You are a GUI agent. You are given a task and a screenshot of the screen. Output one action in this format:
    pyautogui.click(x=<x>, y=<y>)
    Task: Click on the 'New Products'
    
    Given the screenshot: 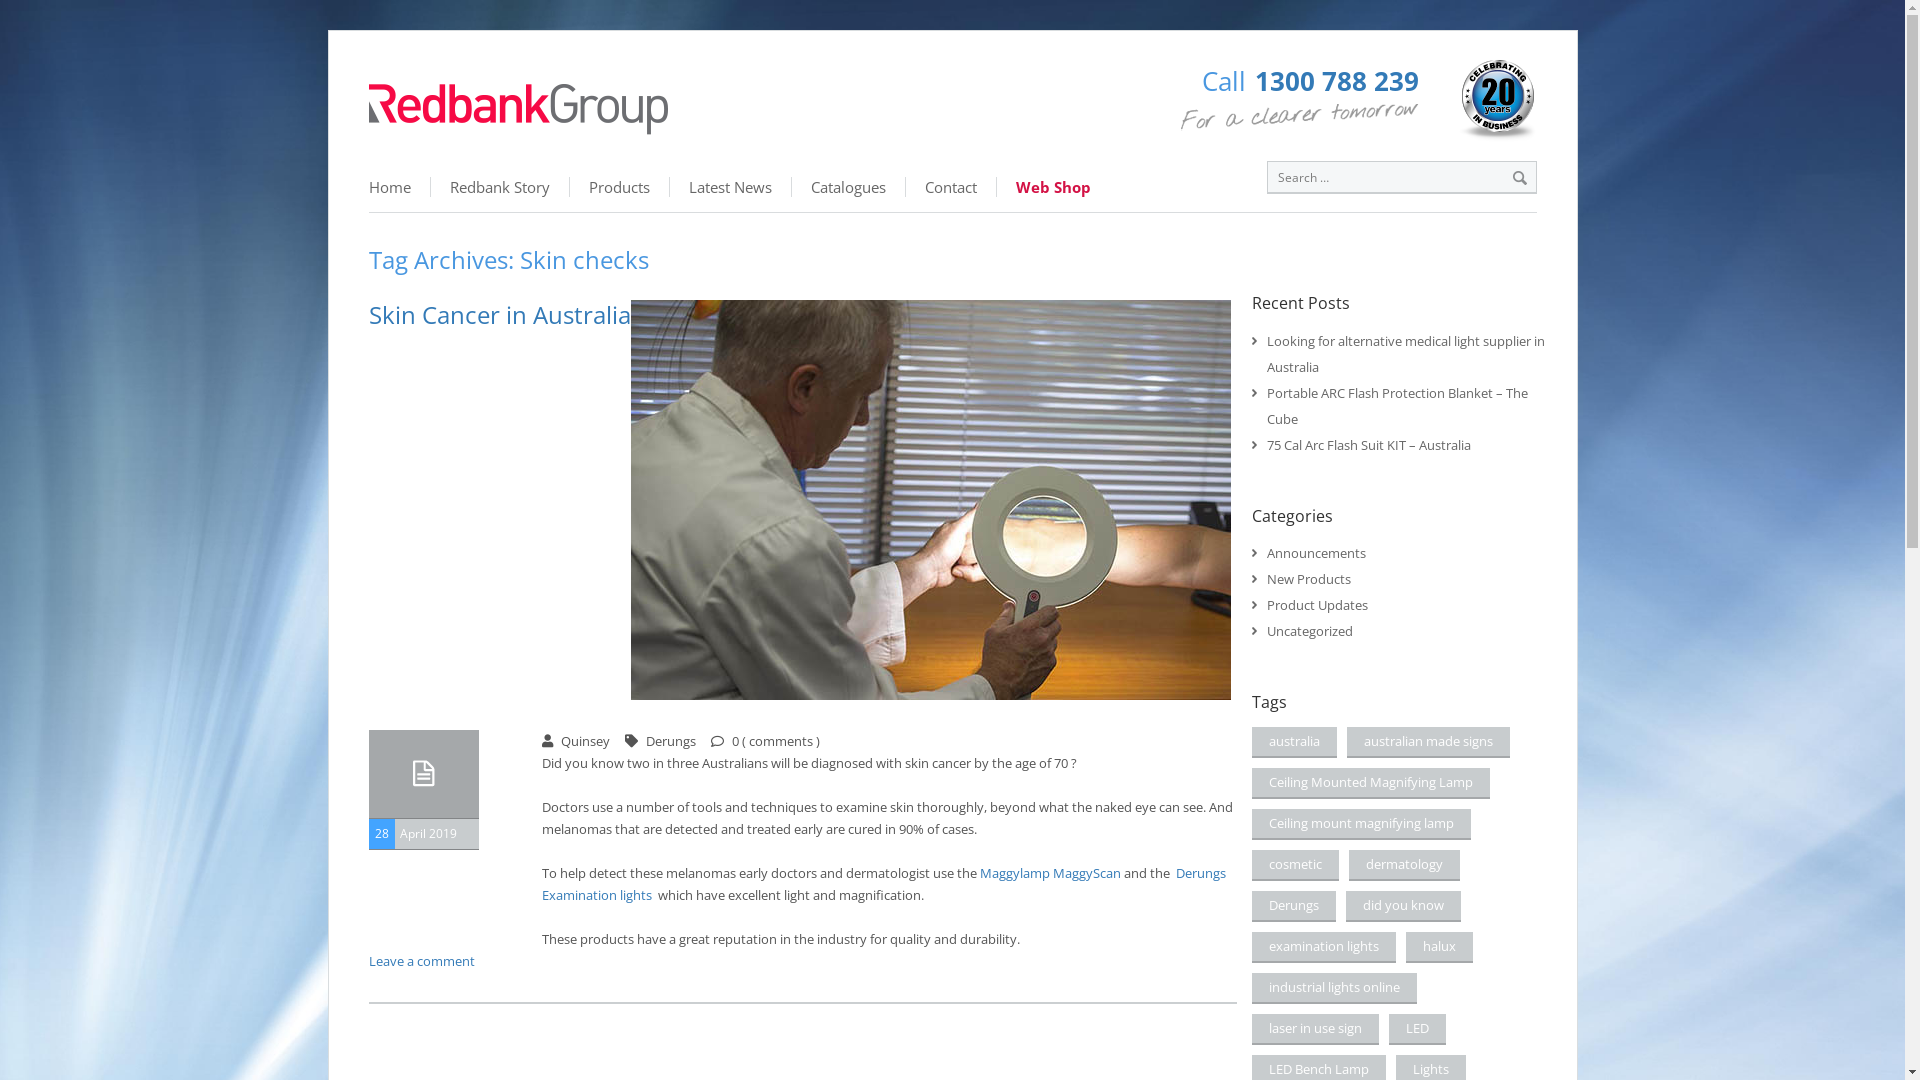 What is the action you would take?
    pyautogui.click(x=1309, y=578)
    